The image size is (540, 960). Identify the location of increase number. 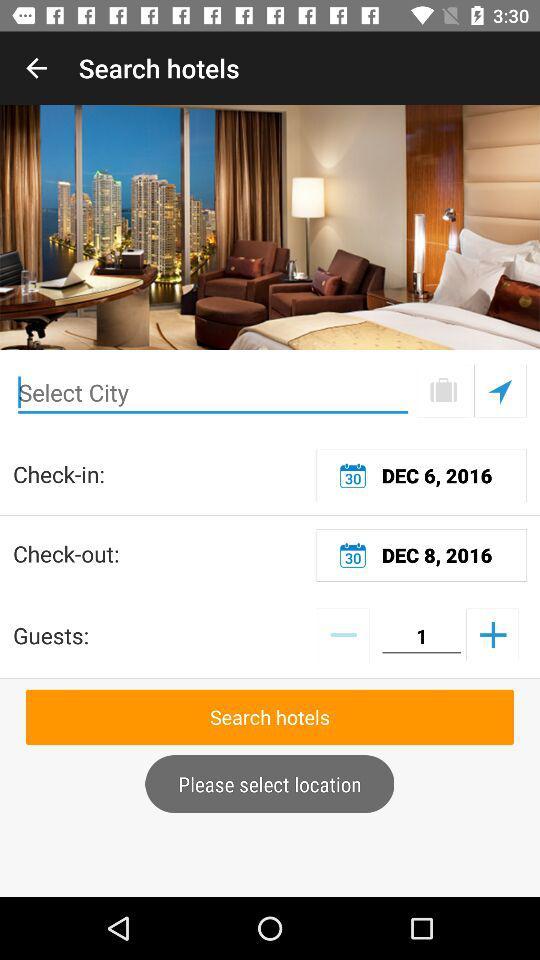
(491, 633).